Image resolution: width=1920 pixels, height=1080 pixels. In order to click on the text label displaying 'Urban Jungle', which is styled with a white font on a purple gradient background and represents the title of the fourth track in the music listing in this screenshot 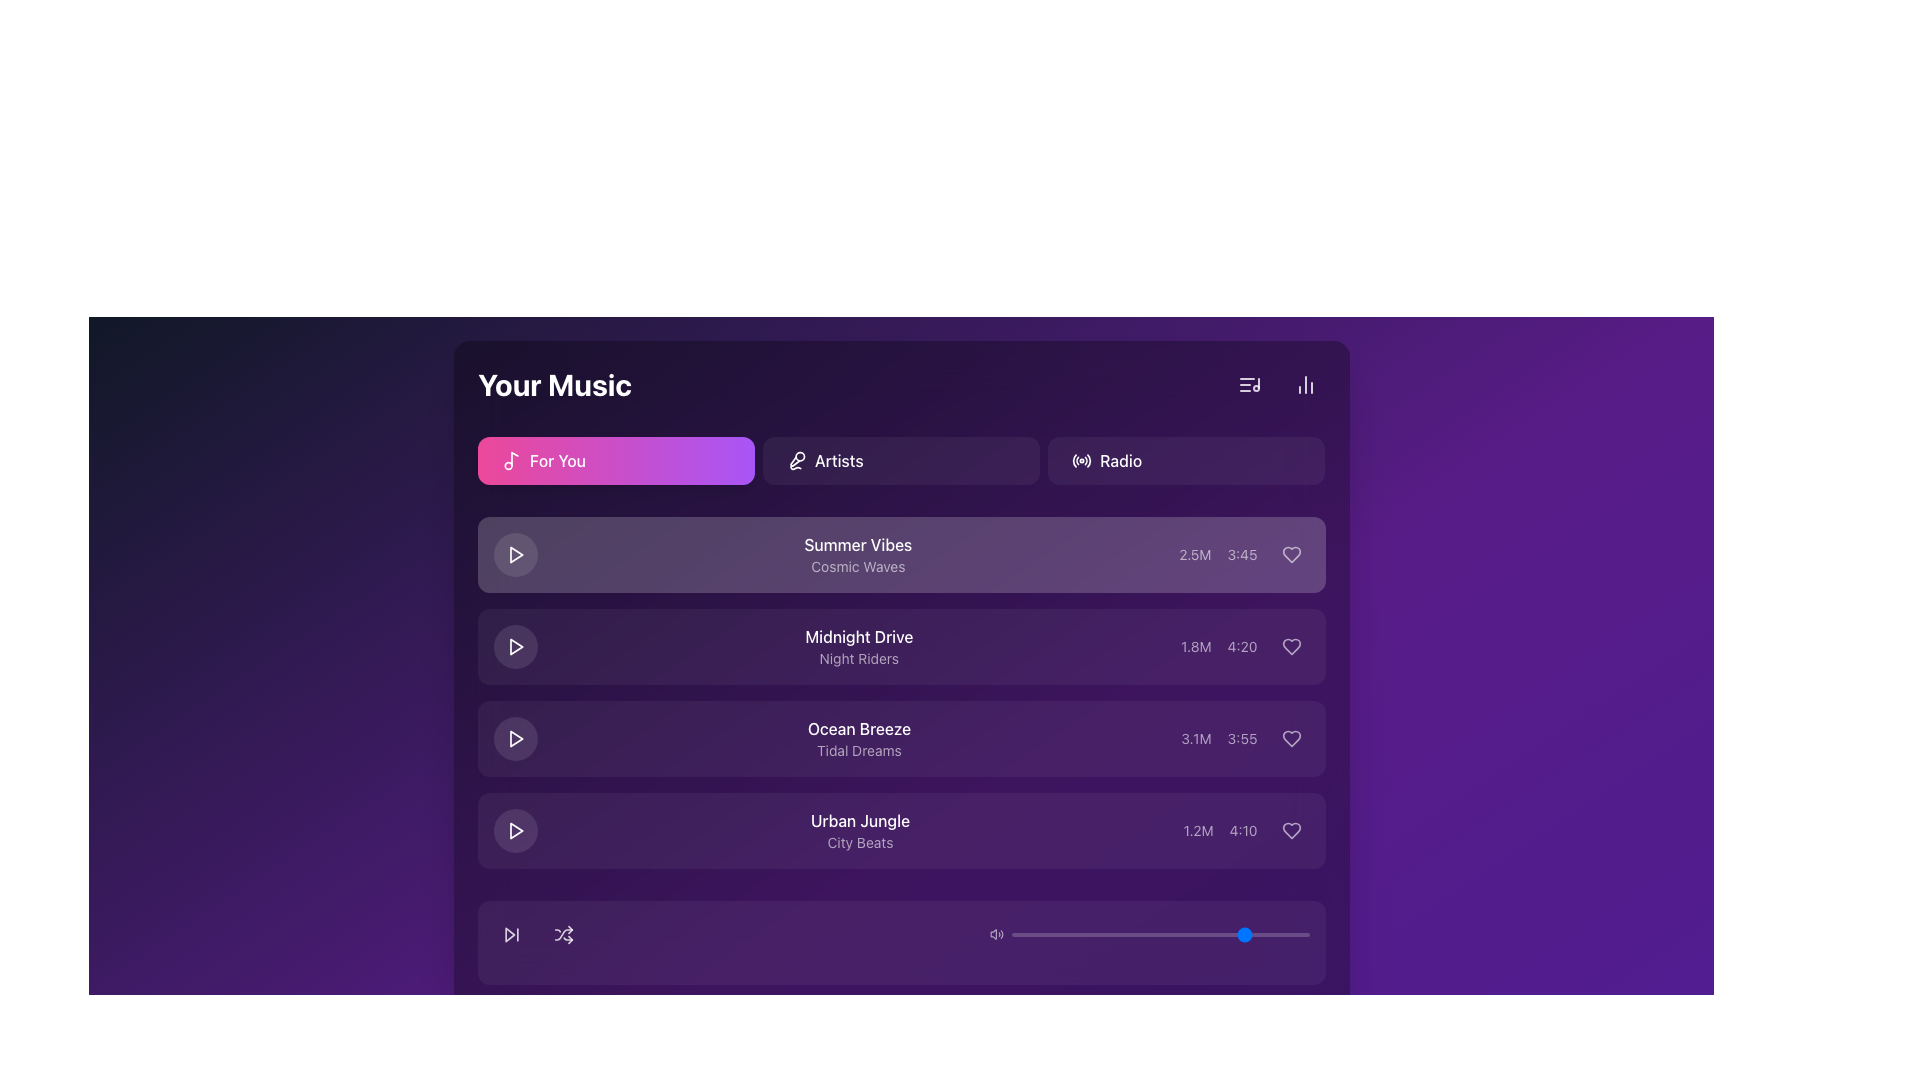, I will do `click(860, 821)`.